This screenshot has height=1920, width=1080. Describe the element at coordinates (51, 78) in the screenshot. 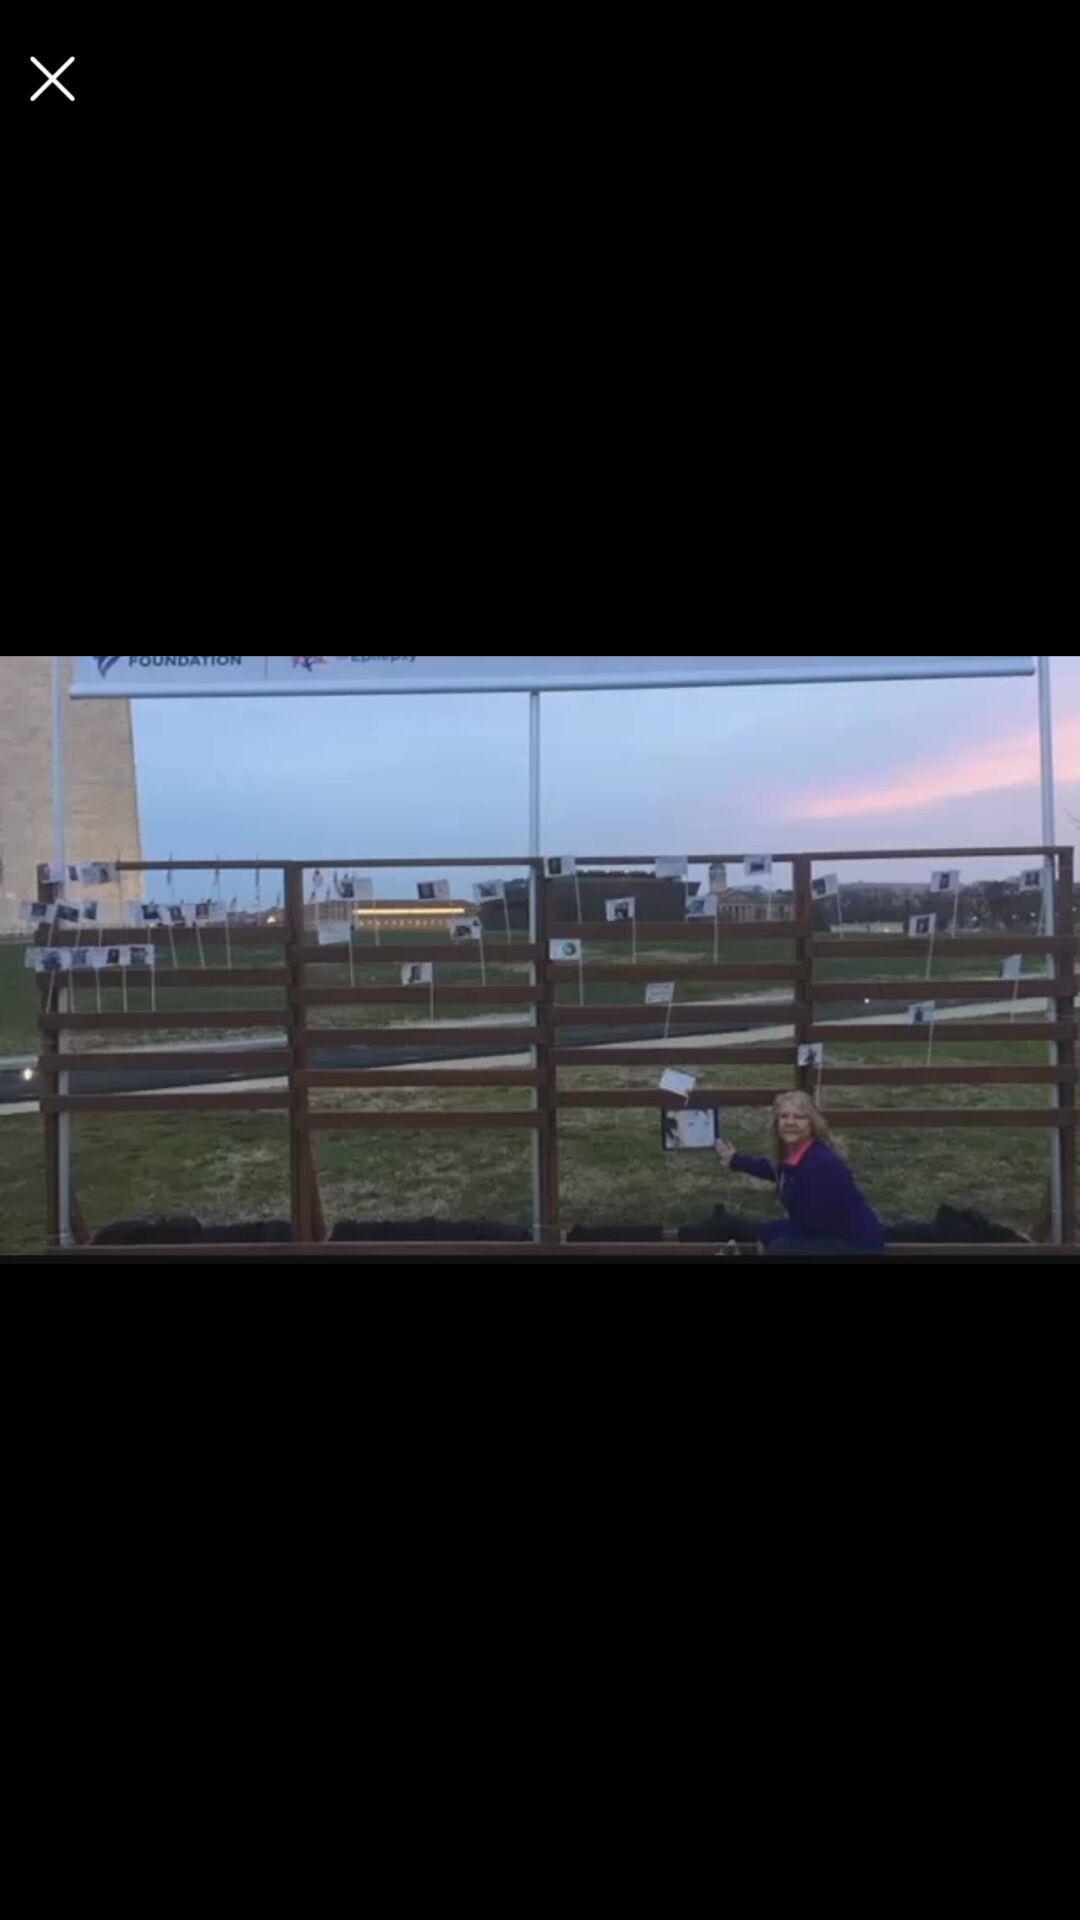

I see `close` at that location.